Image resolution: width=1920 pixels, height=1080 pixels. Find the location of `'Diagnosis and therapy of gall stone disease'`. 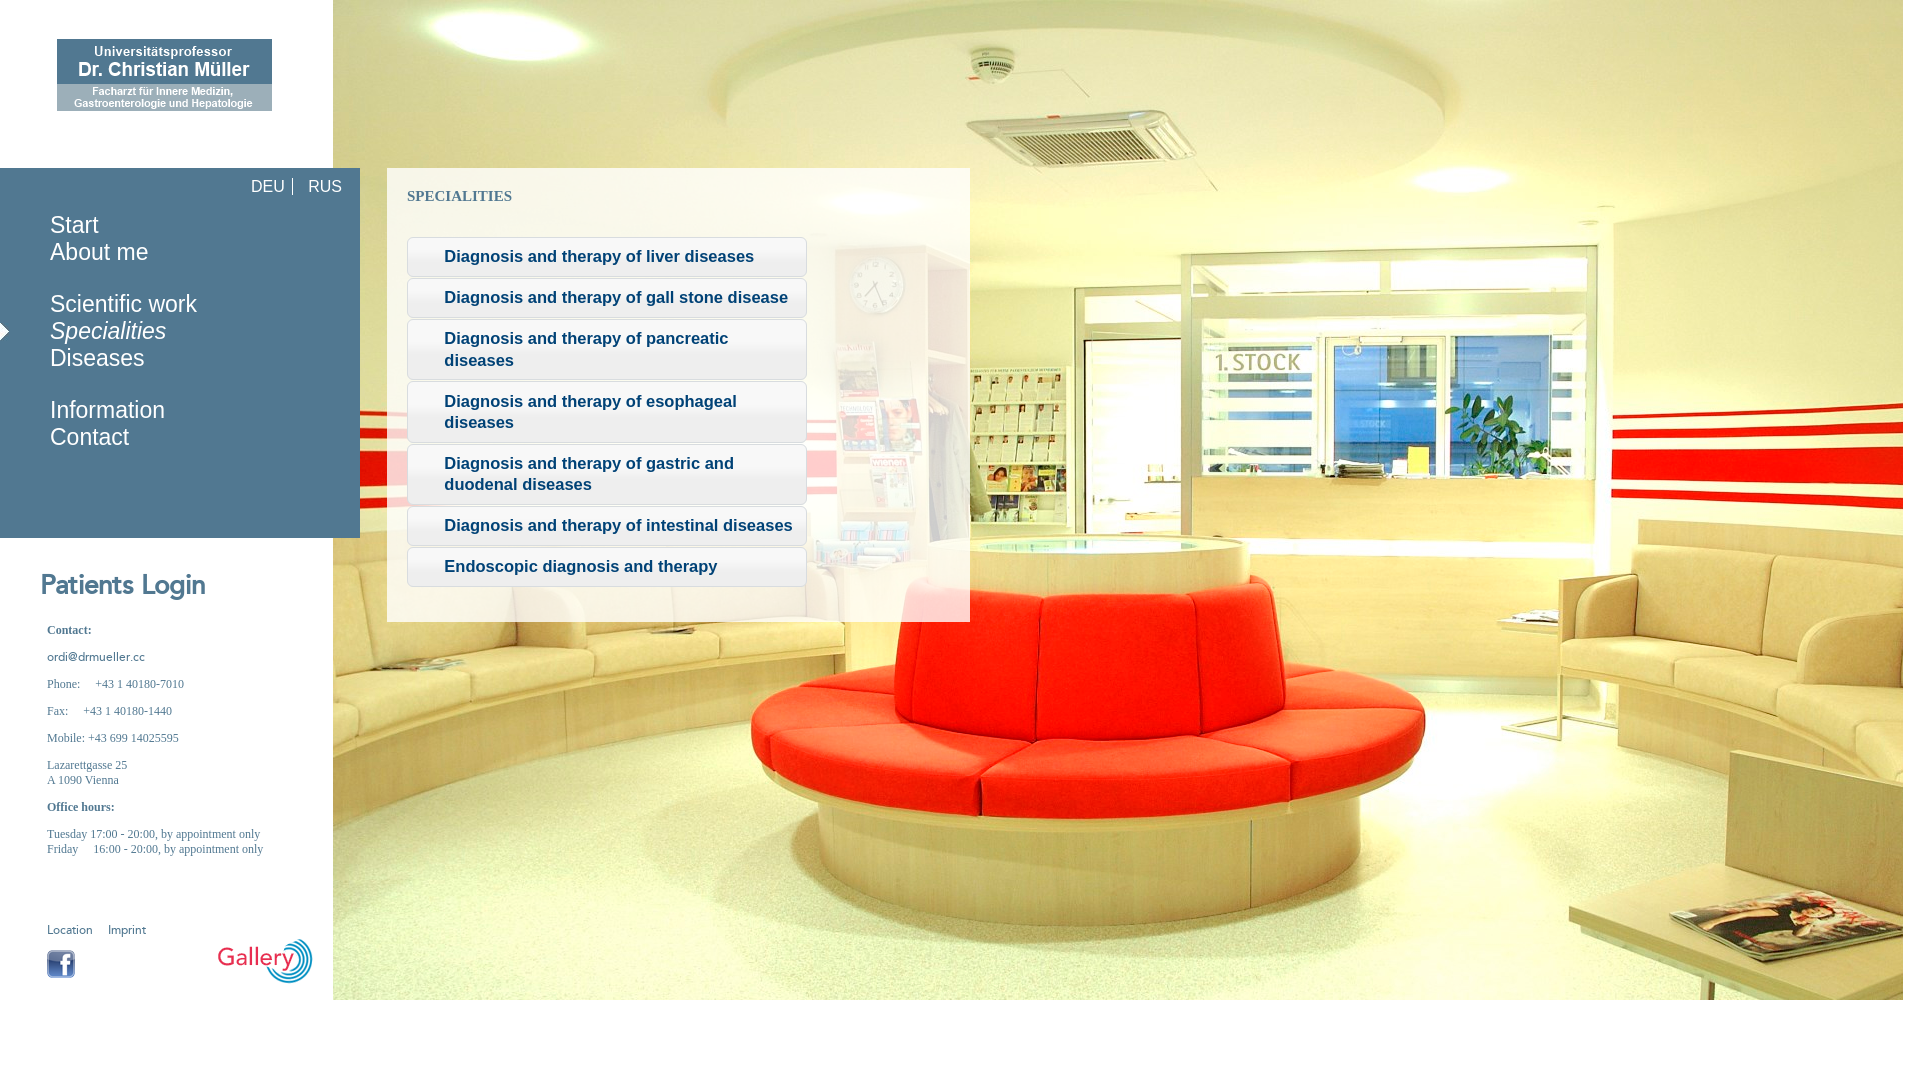

'Diagnosis and therapy of gall stone disease' is located at coordinates (605, 297).